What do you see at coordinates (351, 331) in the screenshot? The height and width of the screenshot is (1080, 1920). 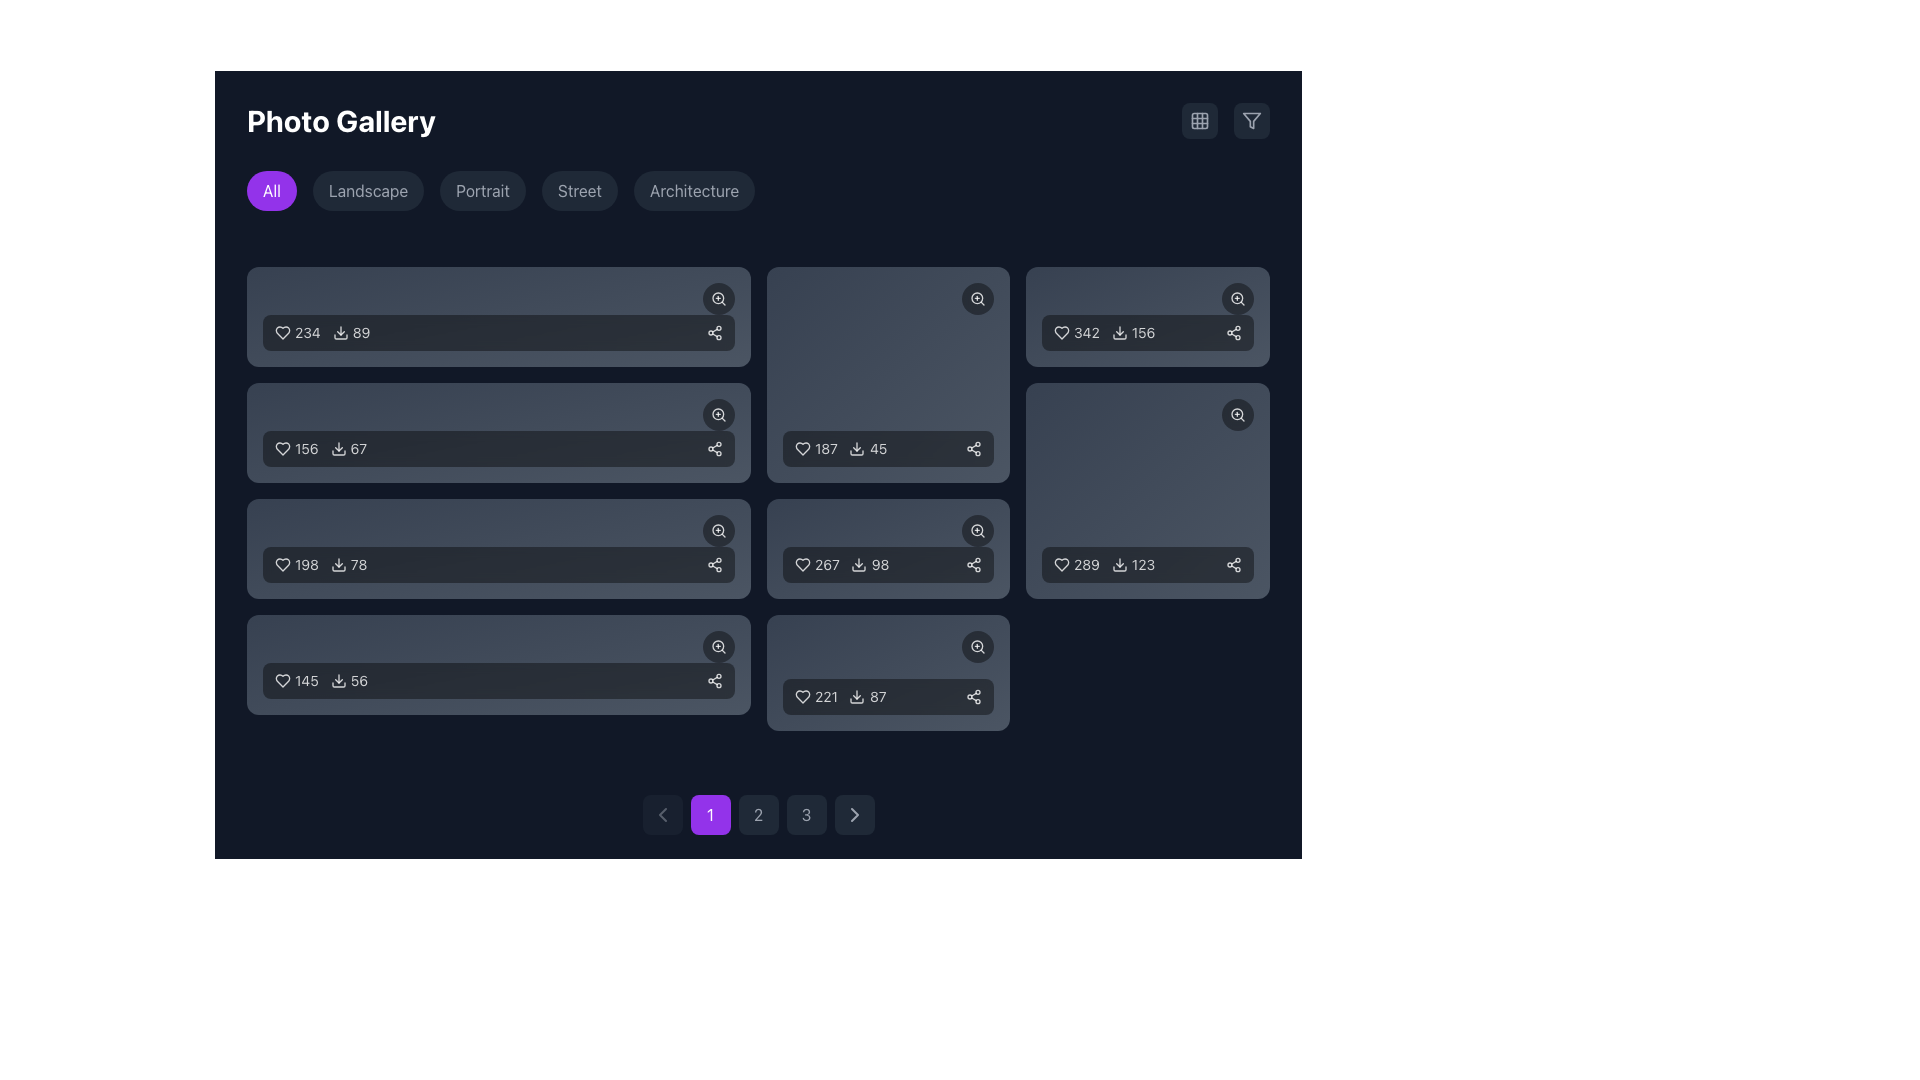 I see `the icon indicating the download count '89' located to the right of the heart icon with the number '234' to initiate an action` at bounding box center [351, 331].